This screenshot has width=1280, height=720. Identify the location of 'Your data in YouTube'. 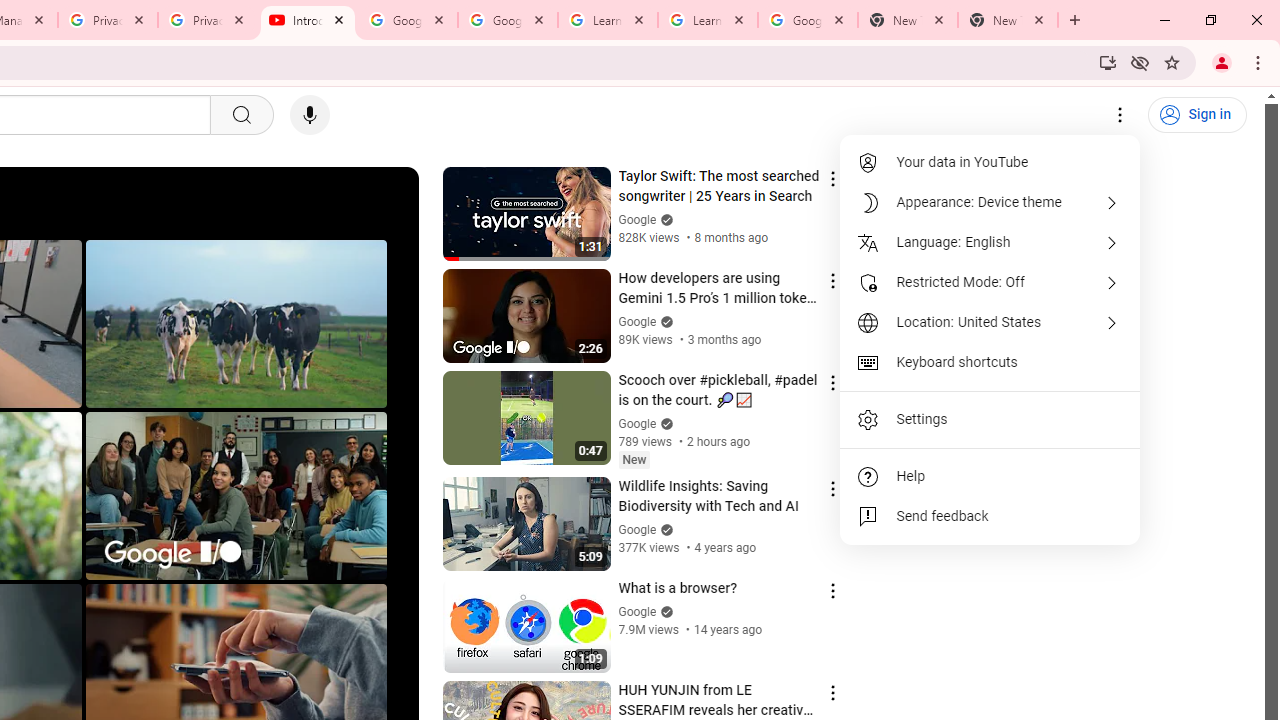
(990, 162).